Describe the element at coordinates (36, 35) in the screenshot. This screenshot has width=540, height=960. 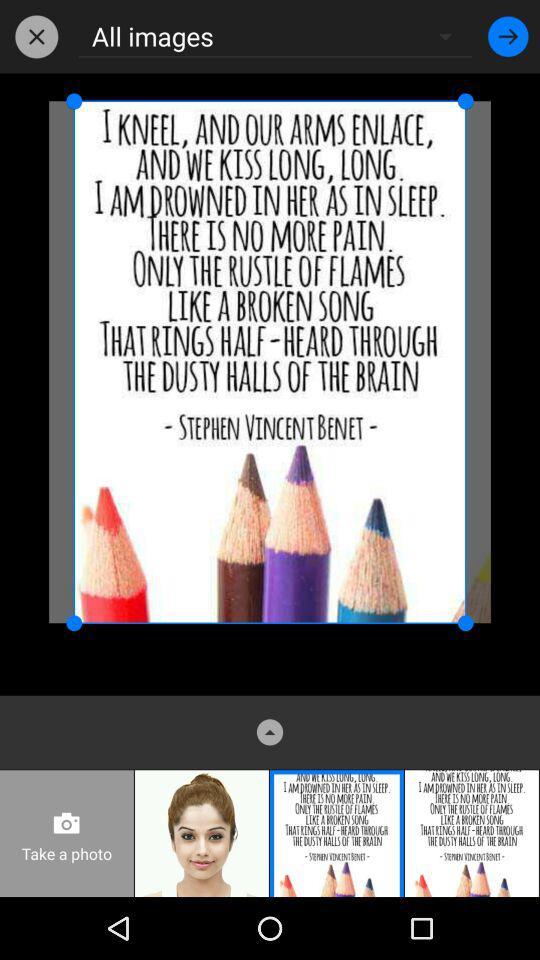
I see `item next to all images item` at that location.